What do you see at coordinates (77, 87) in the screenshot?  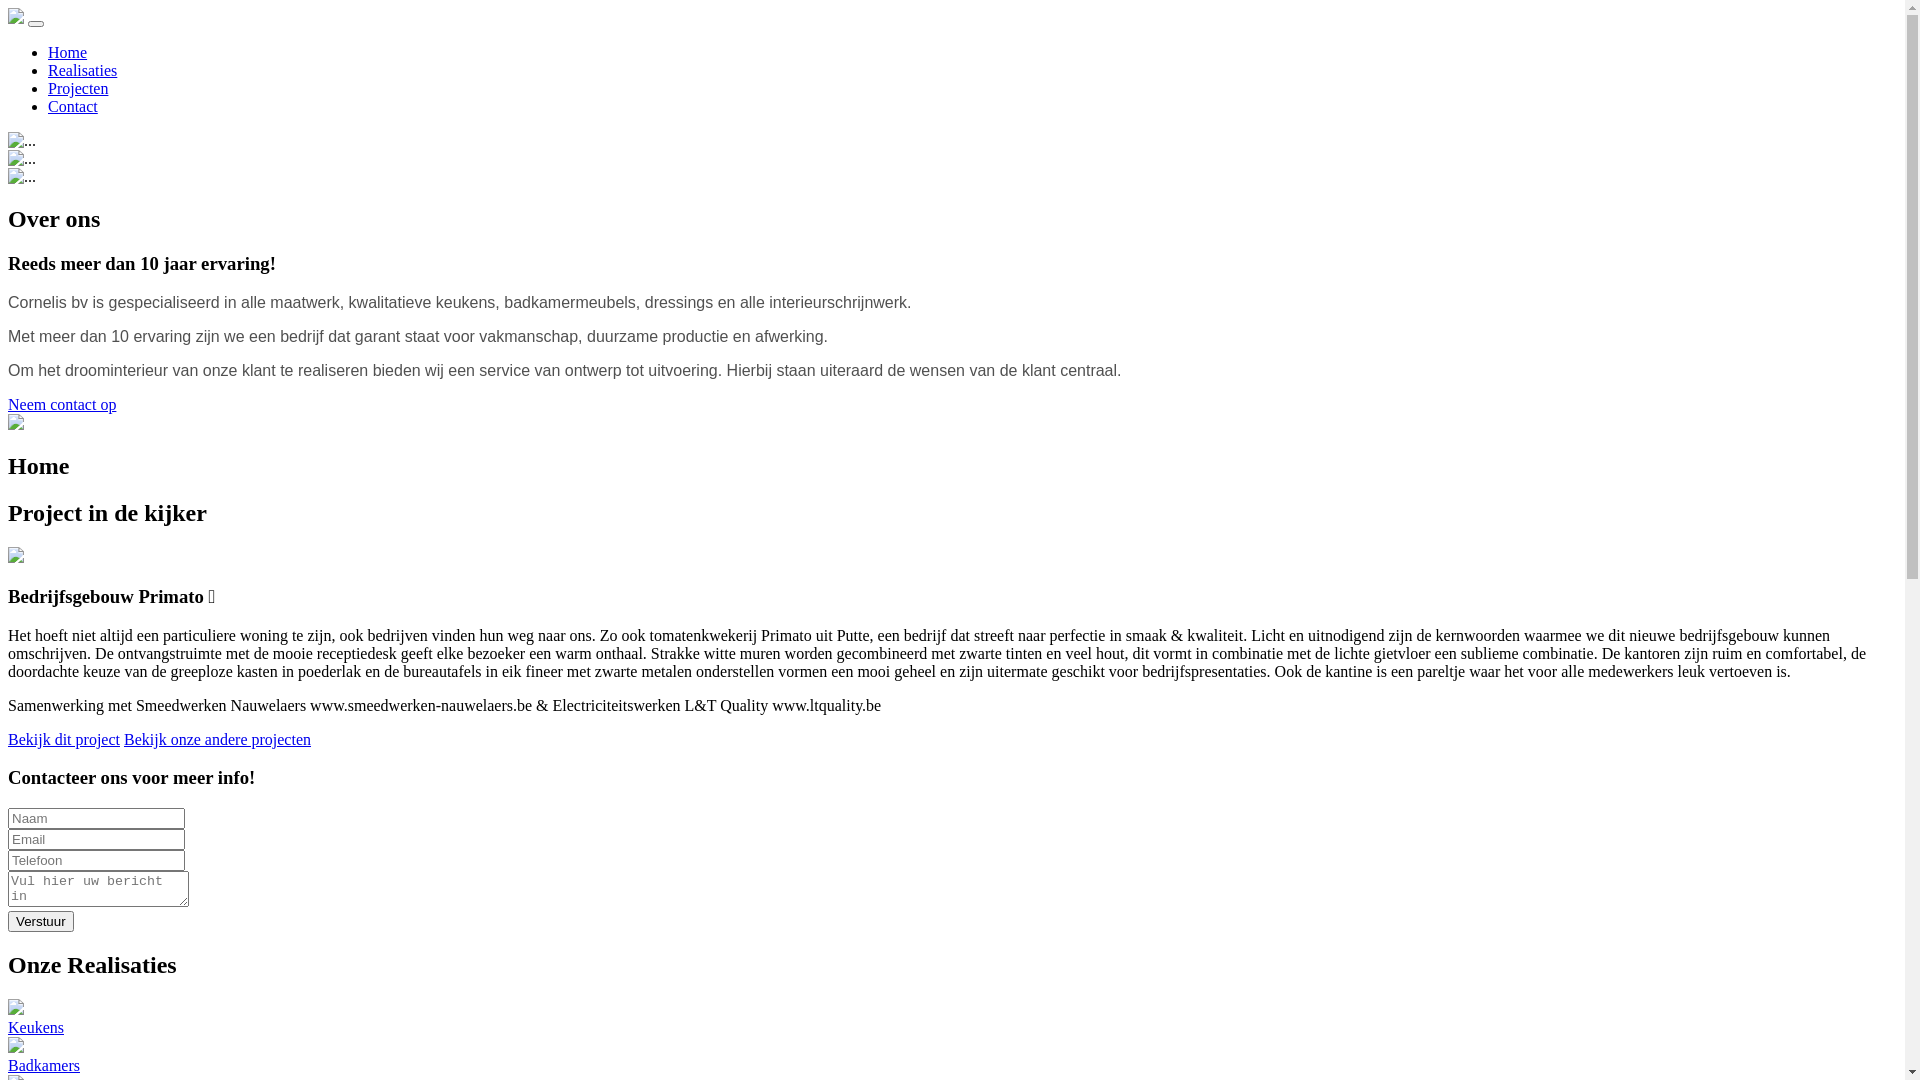 I see `'Projecten'` at bounding box center [77, 87].